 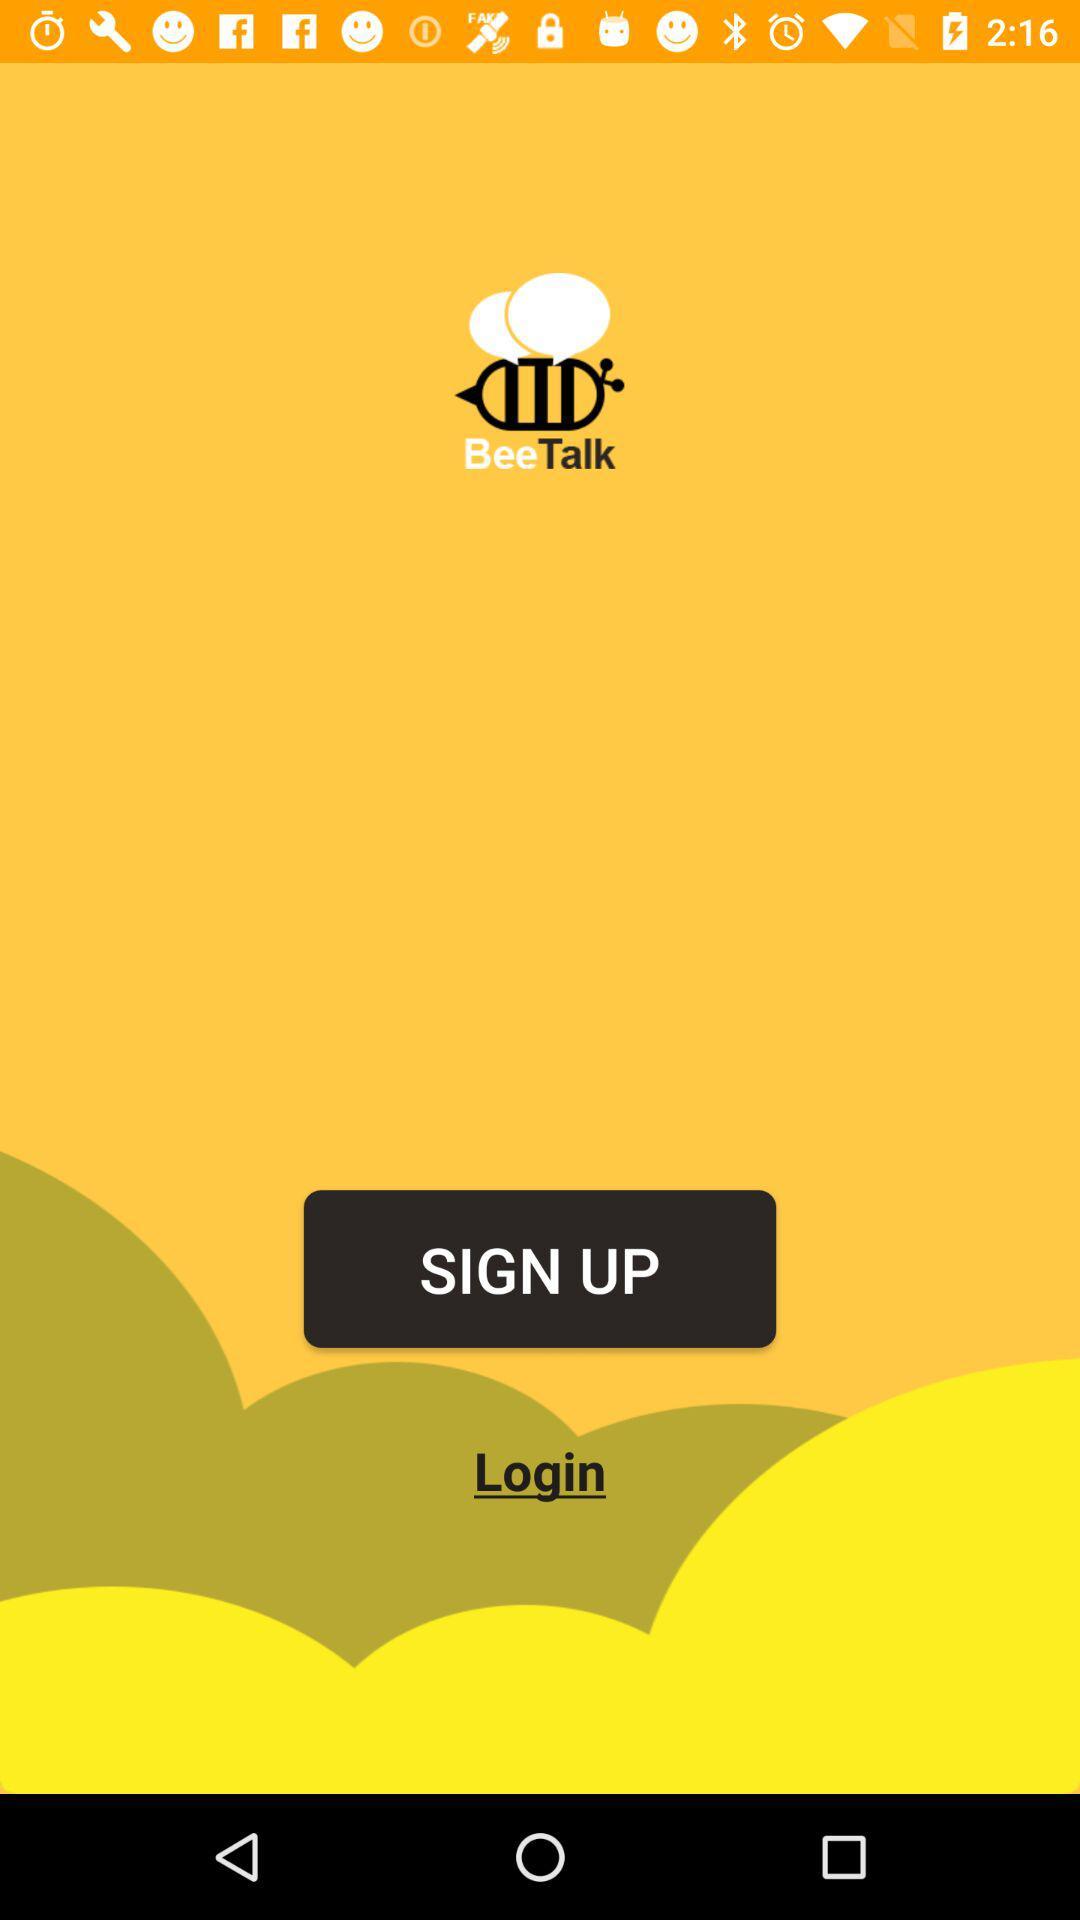 What do you see at coordinates (540, 1470) in the screenshot?
I see `the icon below the sign up icon` at bounding box center [540, 1470].